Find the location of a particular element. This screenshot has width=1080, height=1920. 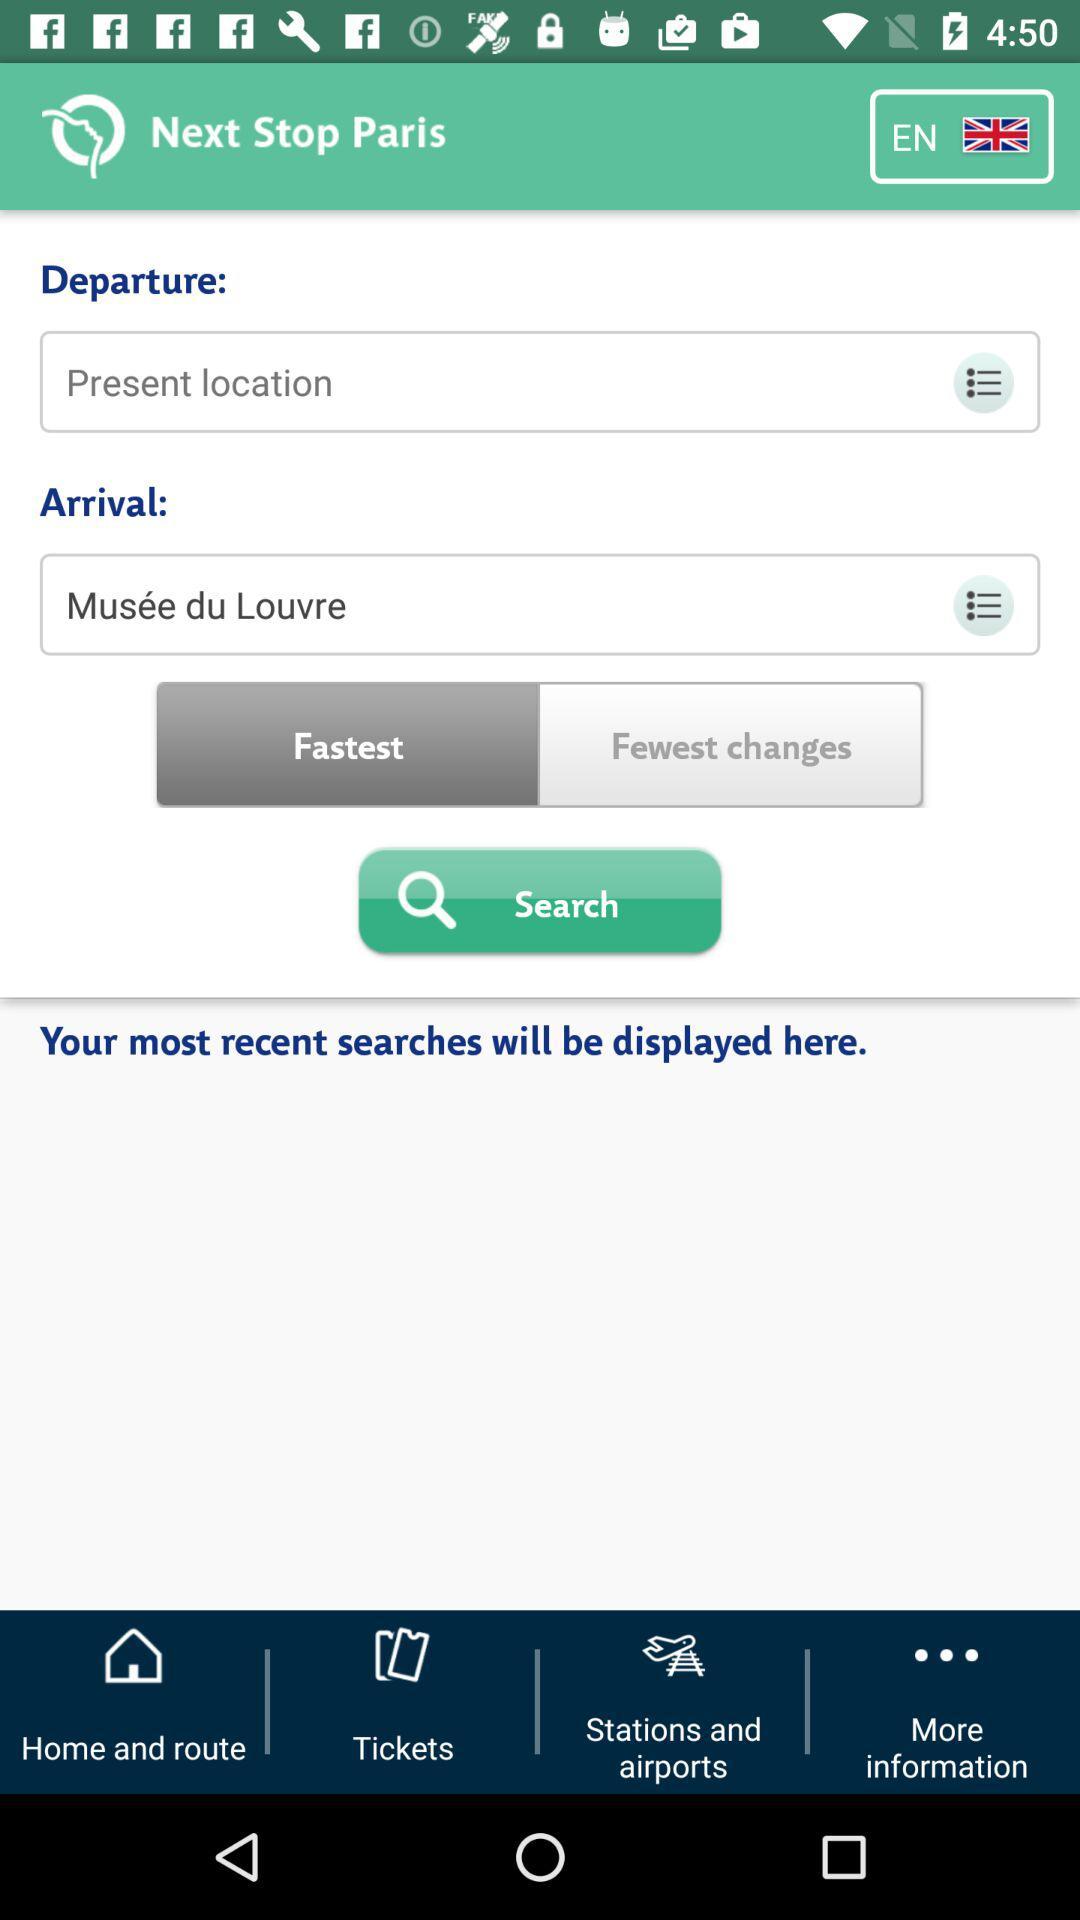

the icon below the departure: item is located at coordinates (540, 381).